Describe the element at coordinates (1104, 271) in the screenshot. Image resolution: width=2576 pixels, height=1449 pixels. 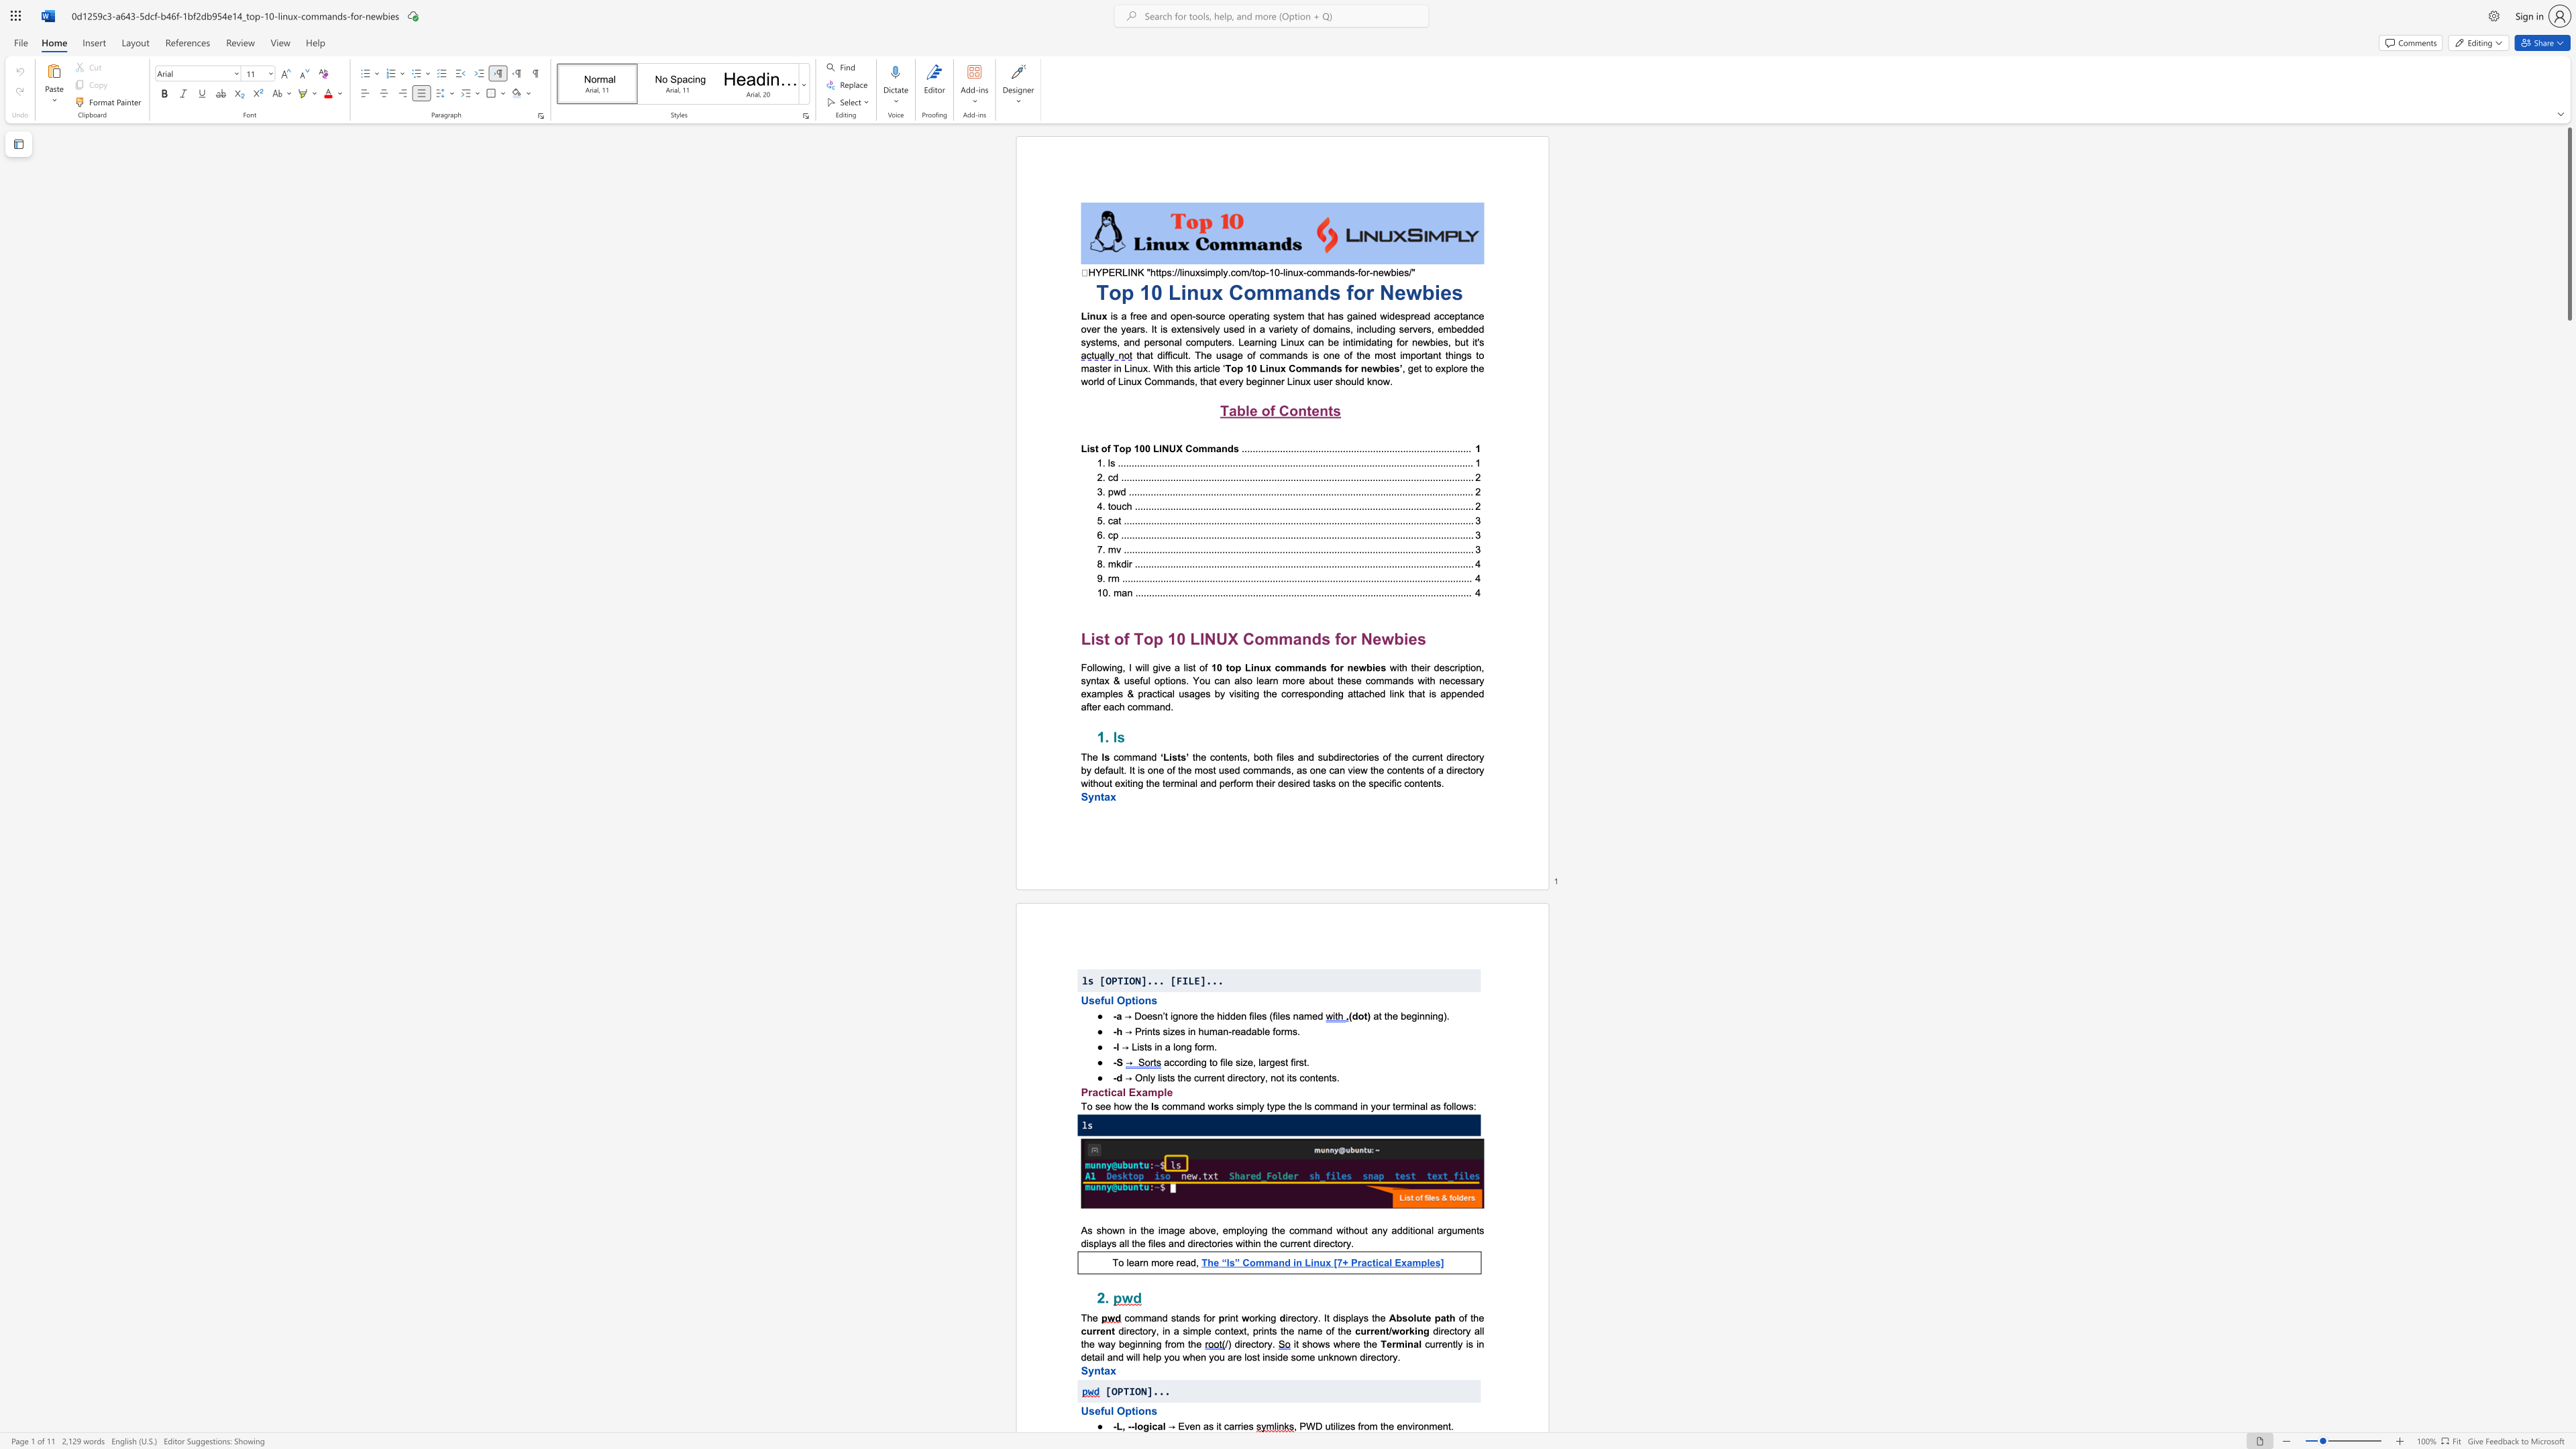
I see `the 1th character "P" in the text` at that location.